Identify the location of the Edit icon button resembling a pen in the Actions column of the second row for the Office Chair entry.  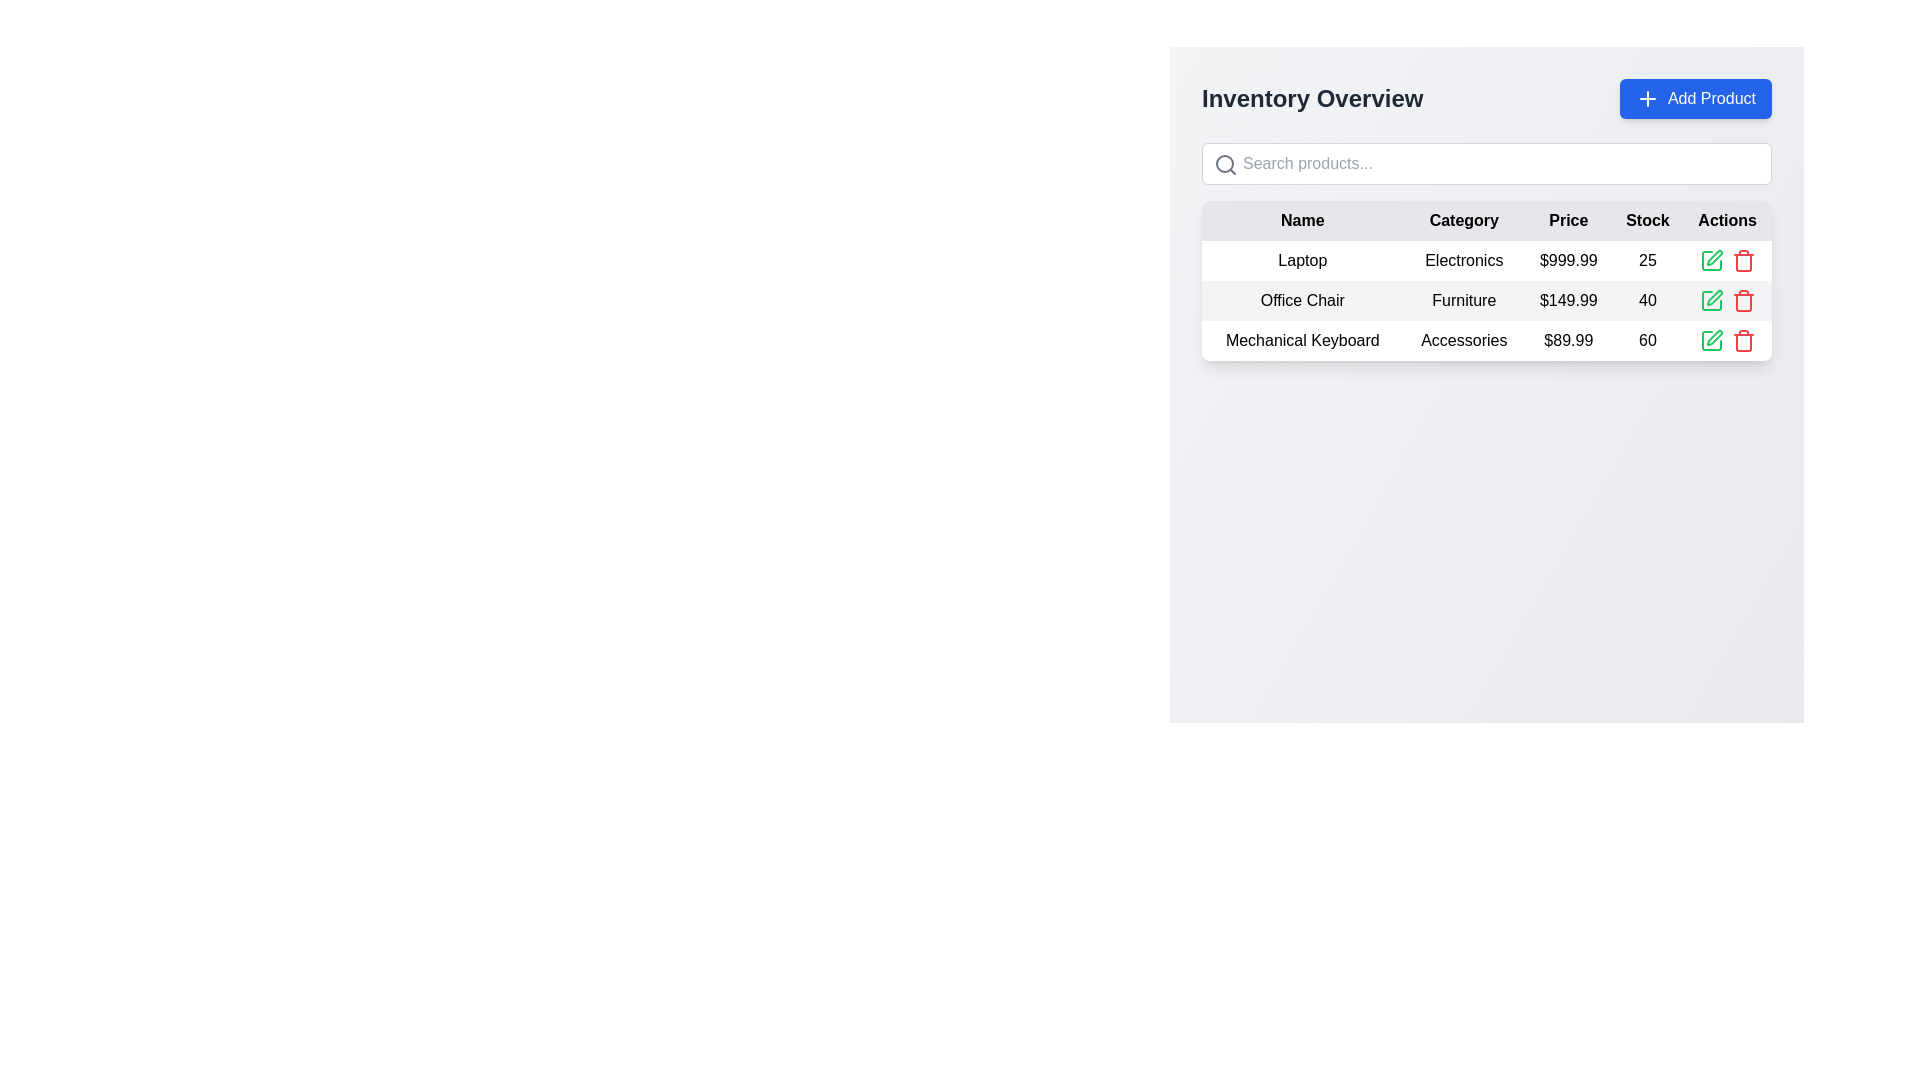
(1713, 297).